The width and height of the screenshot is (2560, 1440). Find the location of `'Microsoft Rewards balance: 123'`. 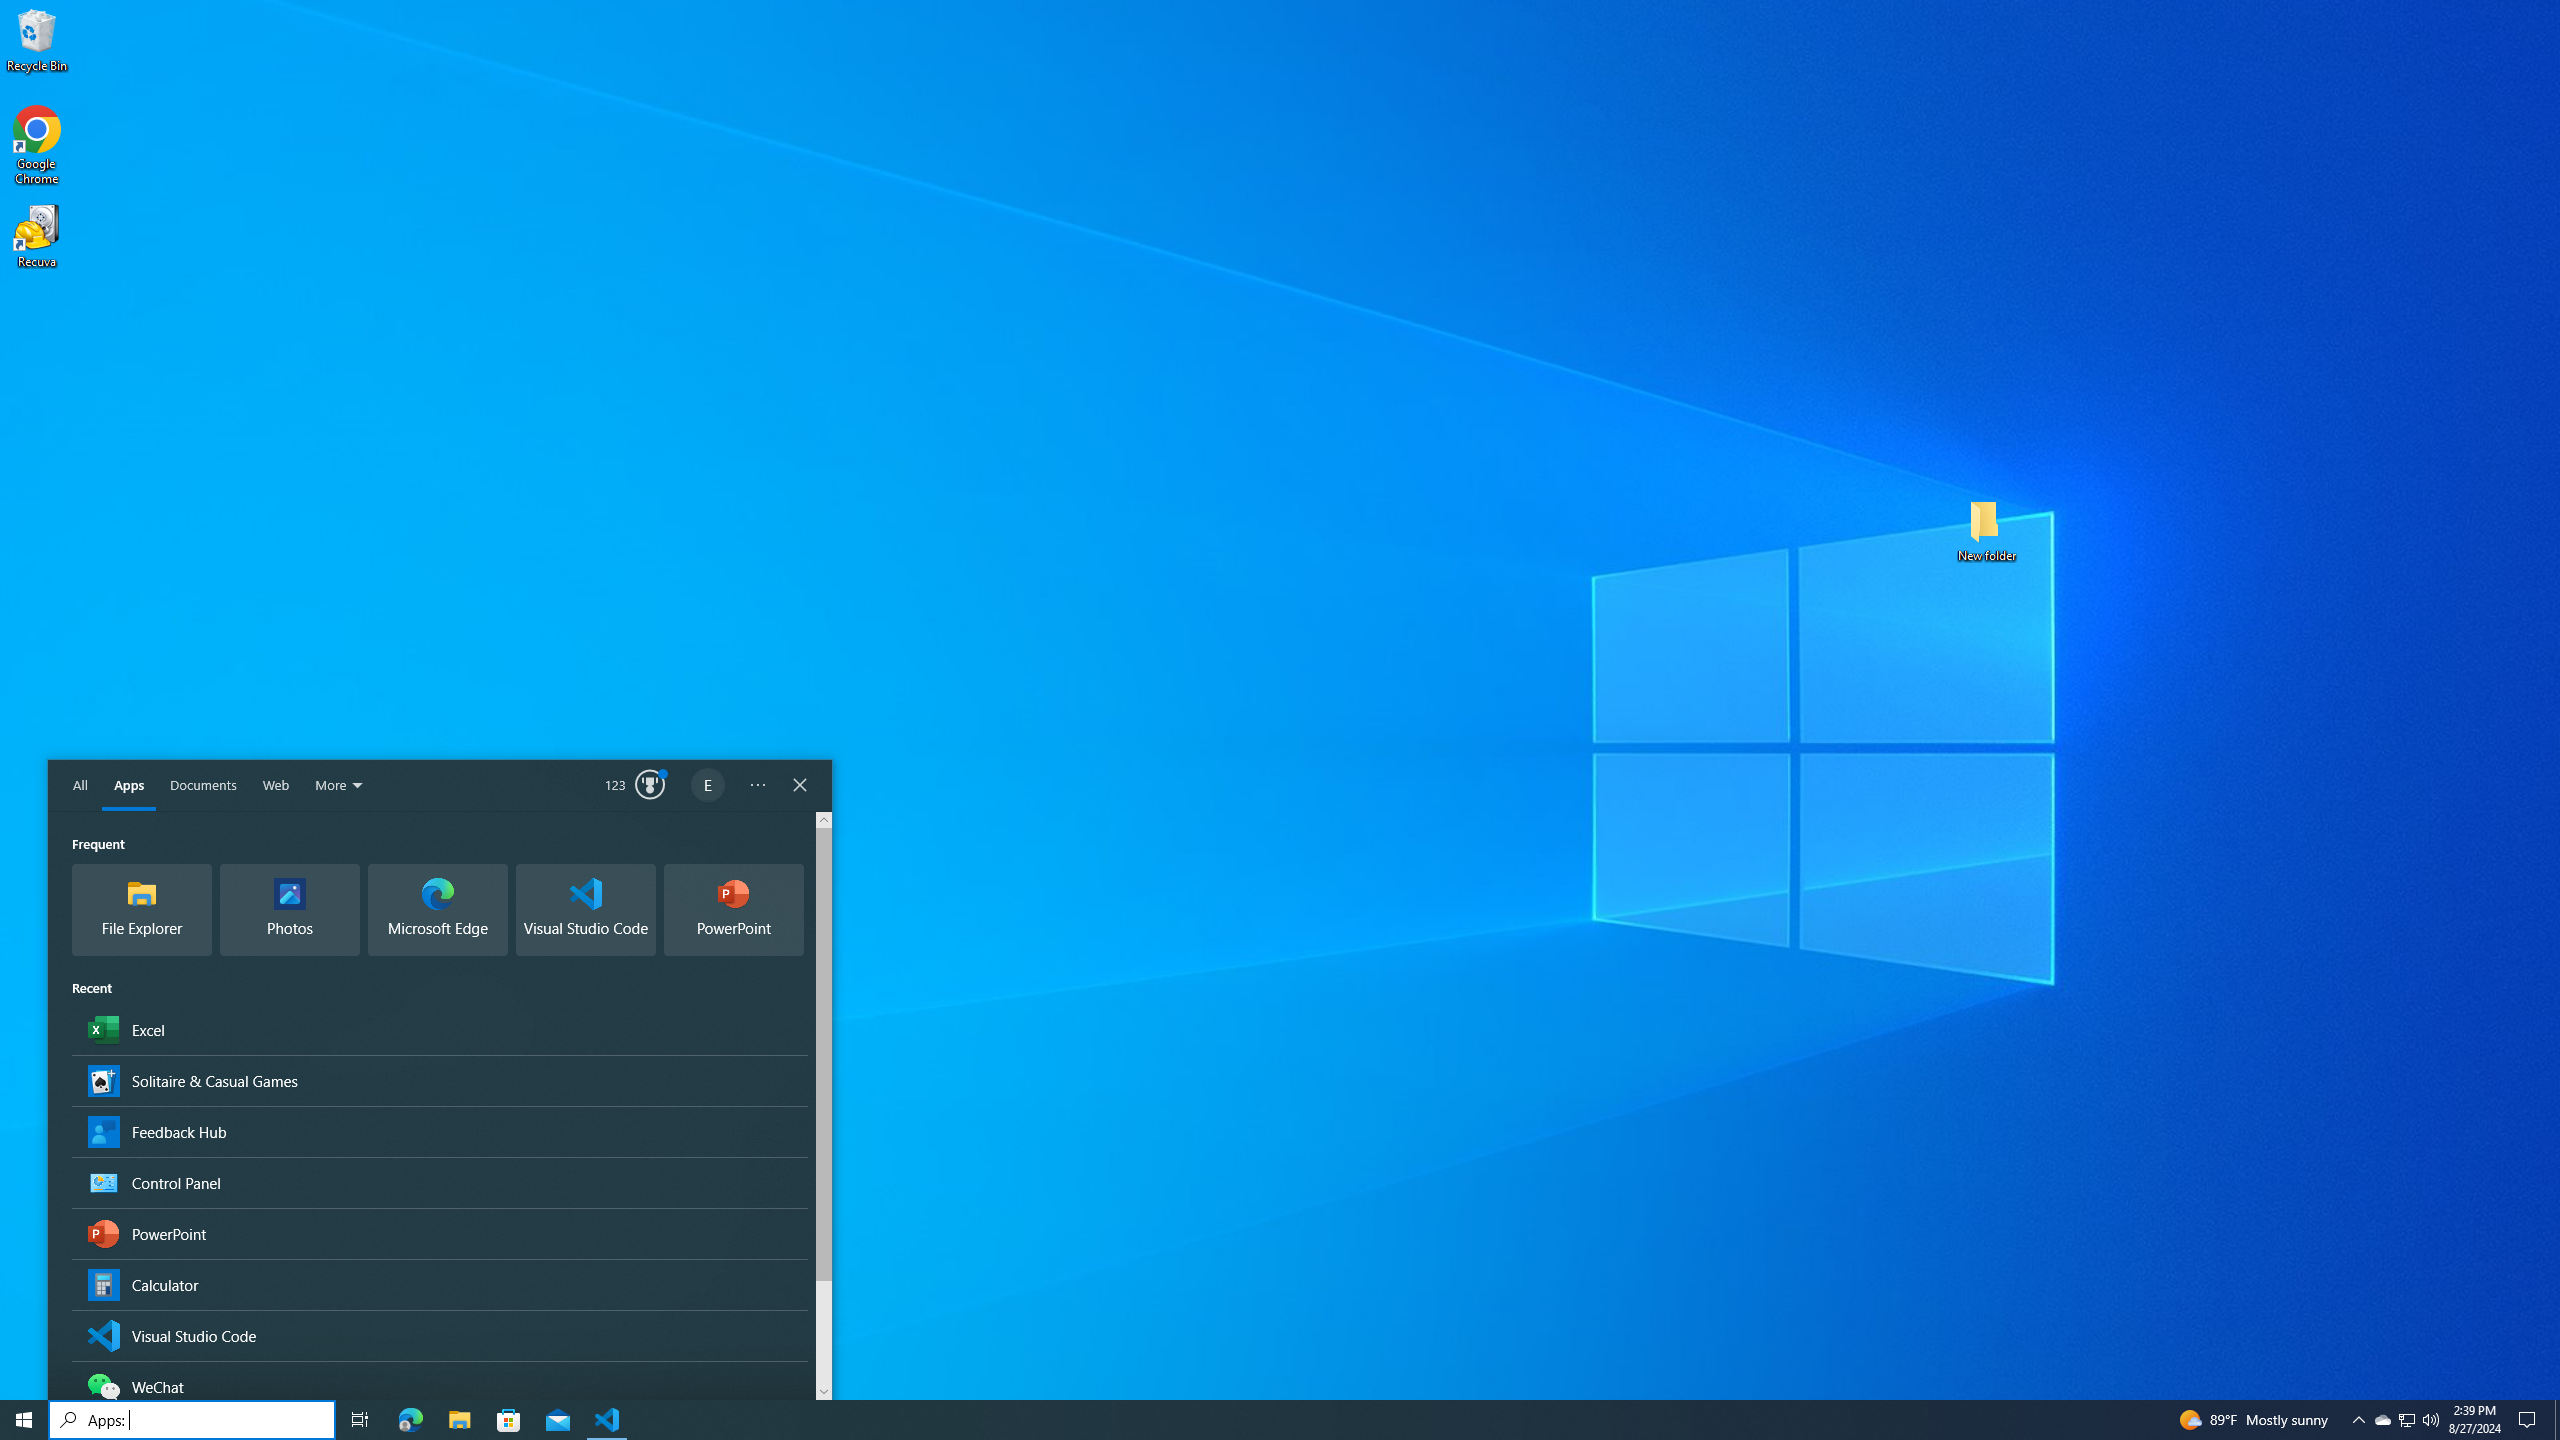

'Microsoft Rewards balance: 123' is located at coordinates (635, 785).